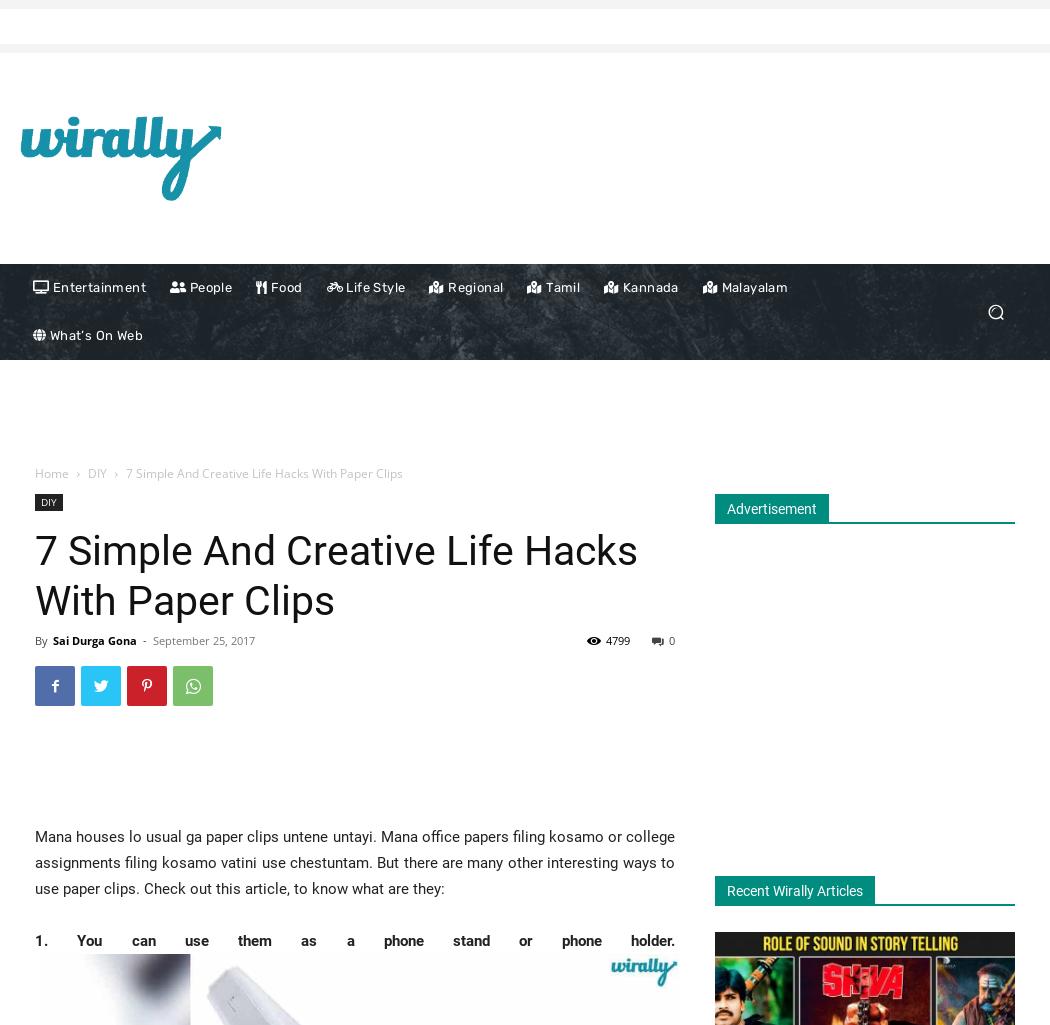 This screenshot has width=1050, height=1025. Describe the element at coordinates (726, 890) in the screenshot. I see `'Recent Wirally Articles'` at that location.